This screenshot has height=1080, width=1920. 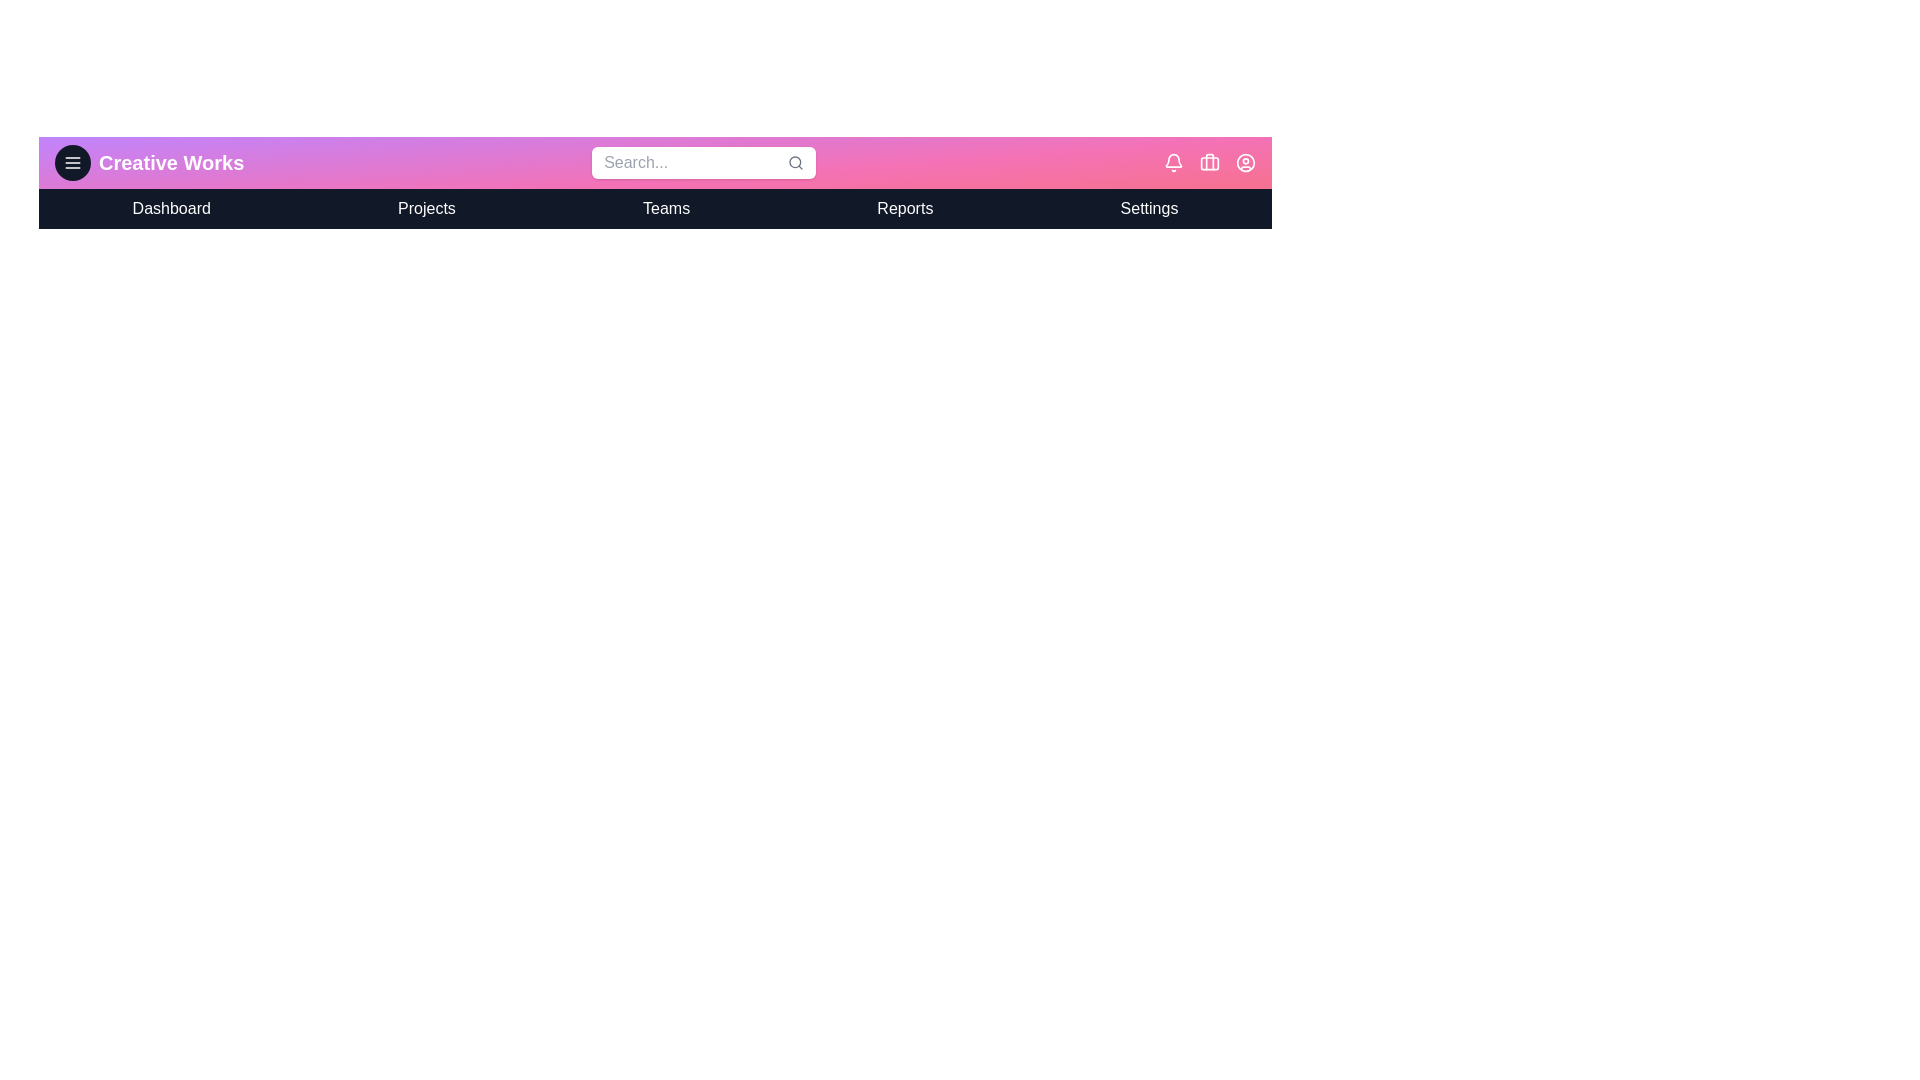 I want to click on the navigation menu item Teams to navigate to the respective section, so click(x=666, y=208).